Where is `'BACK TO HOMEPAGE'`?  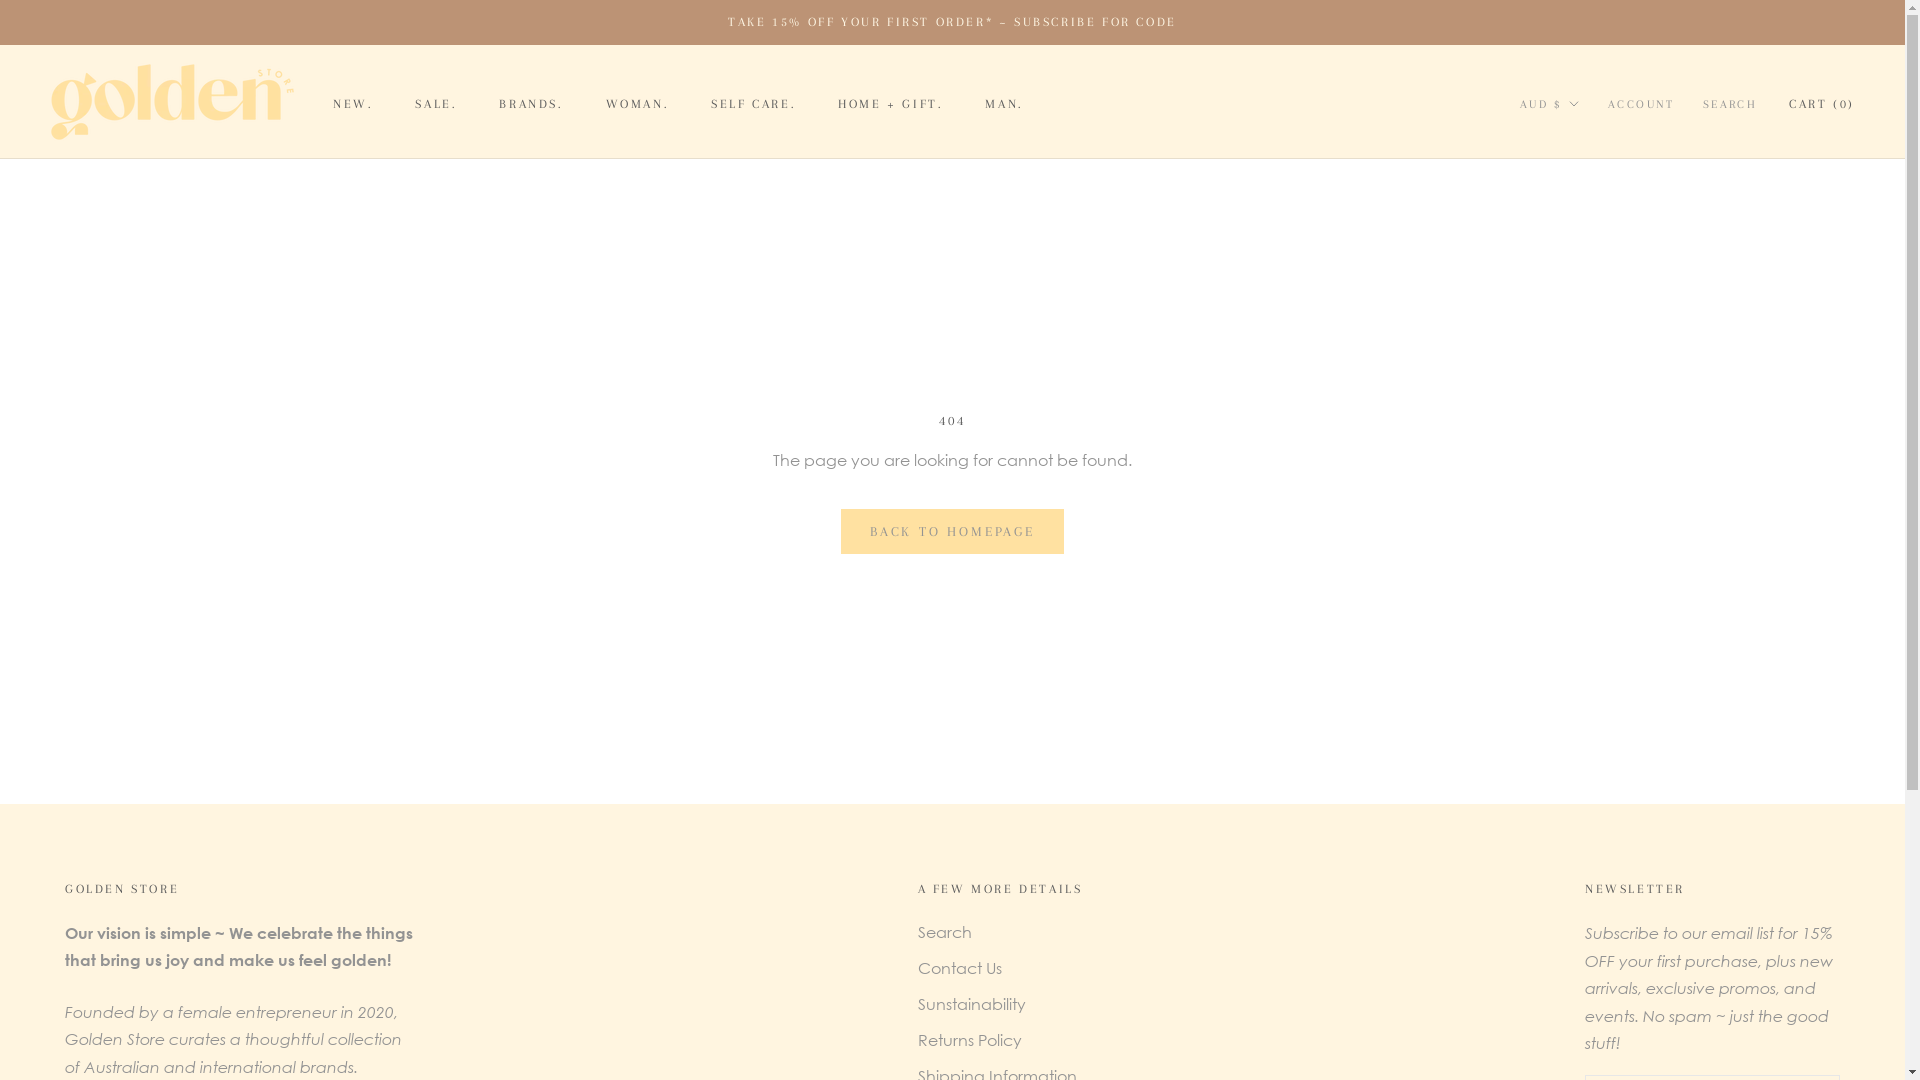 'BACK TO HOMEPAGE' is located at coordinates (951, 530).